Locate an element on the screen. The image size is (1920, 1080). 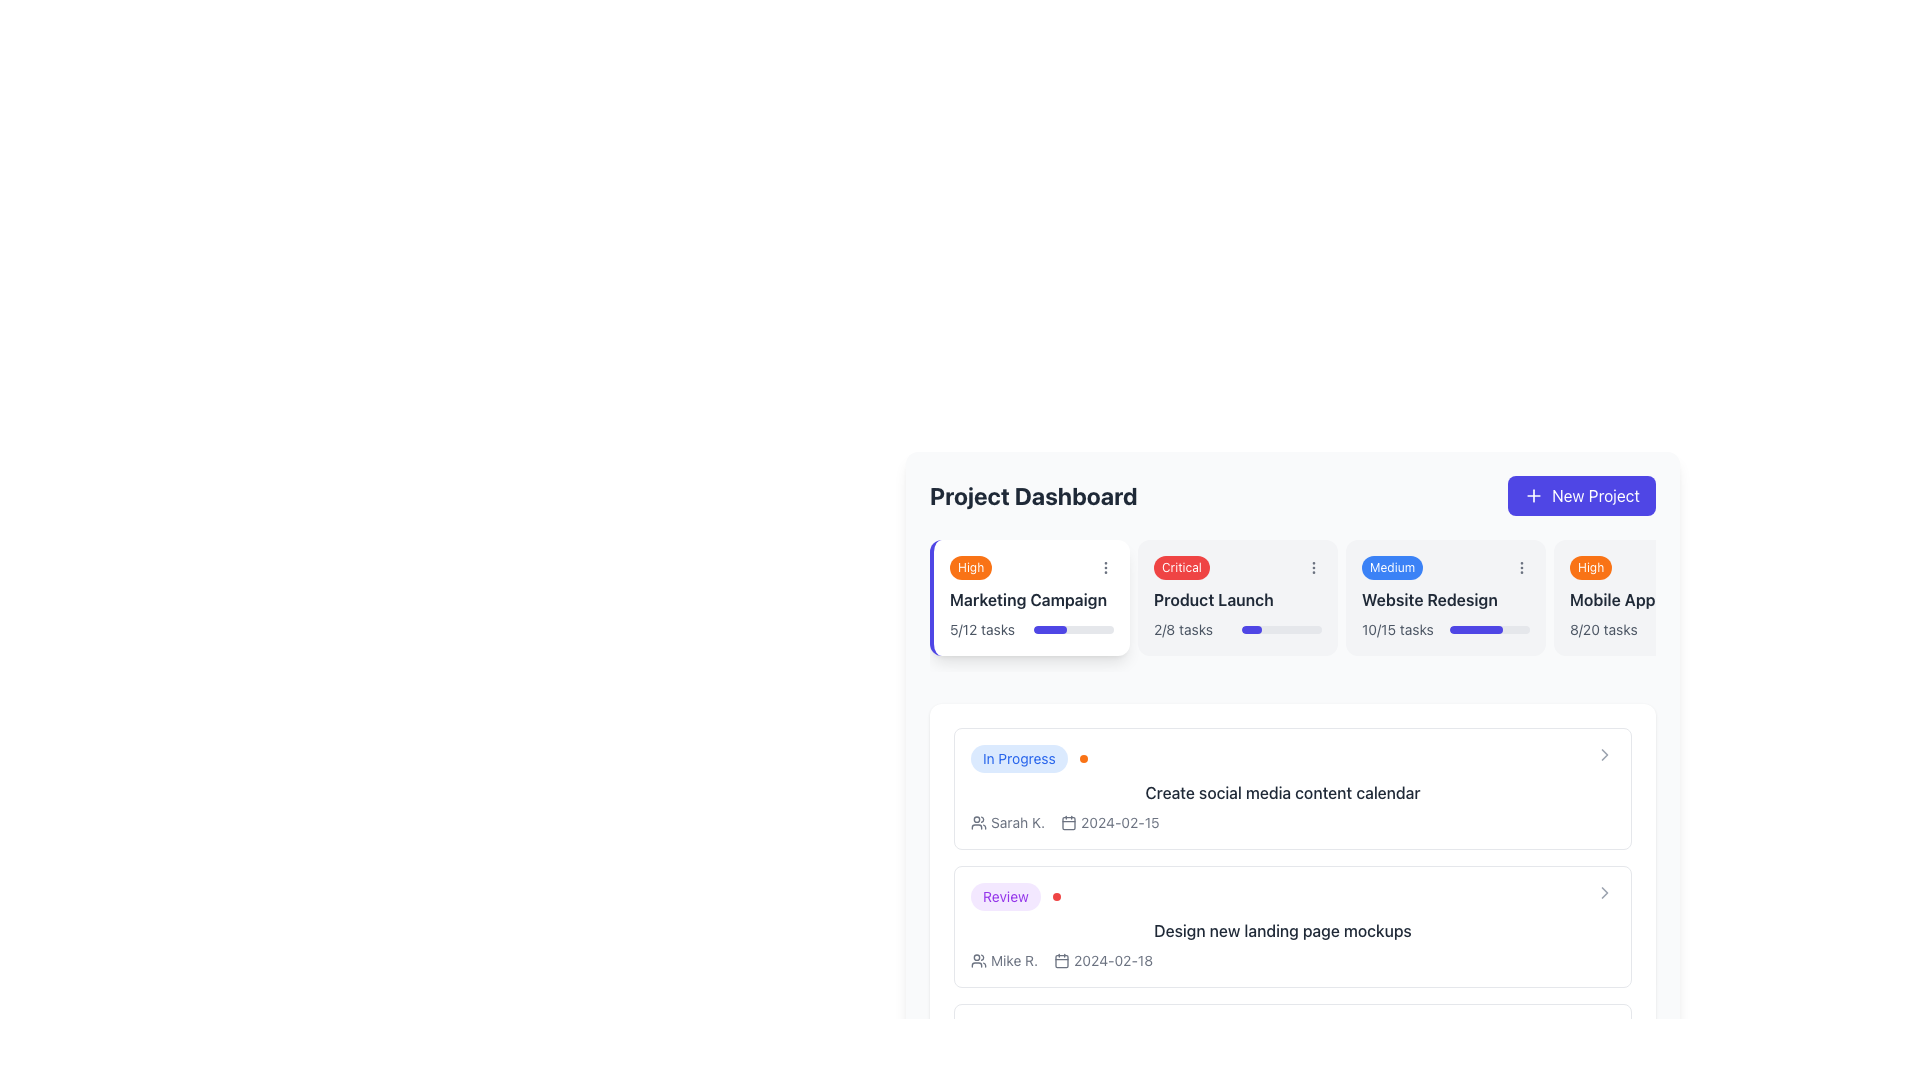
the Information card labeled 'In Progress' with the task title 'Create social media content calendar' is located at coordinates (1282, 788).